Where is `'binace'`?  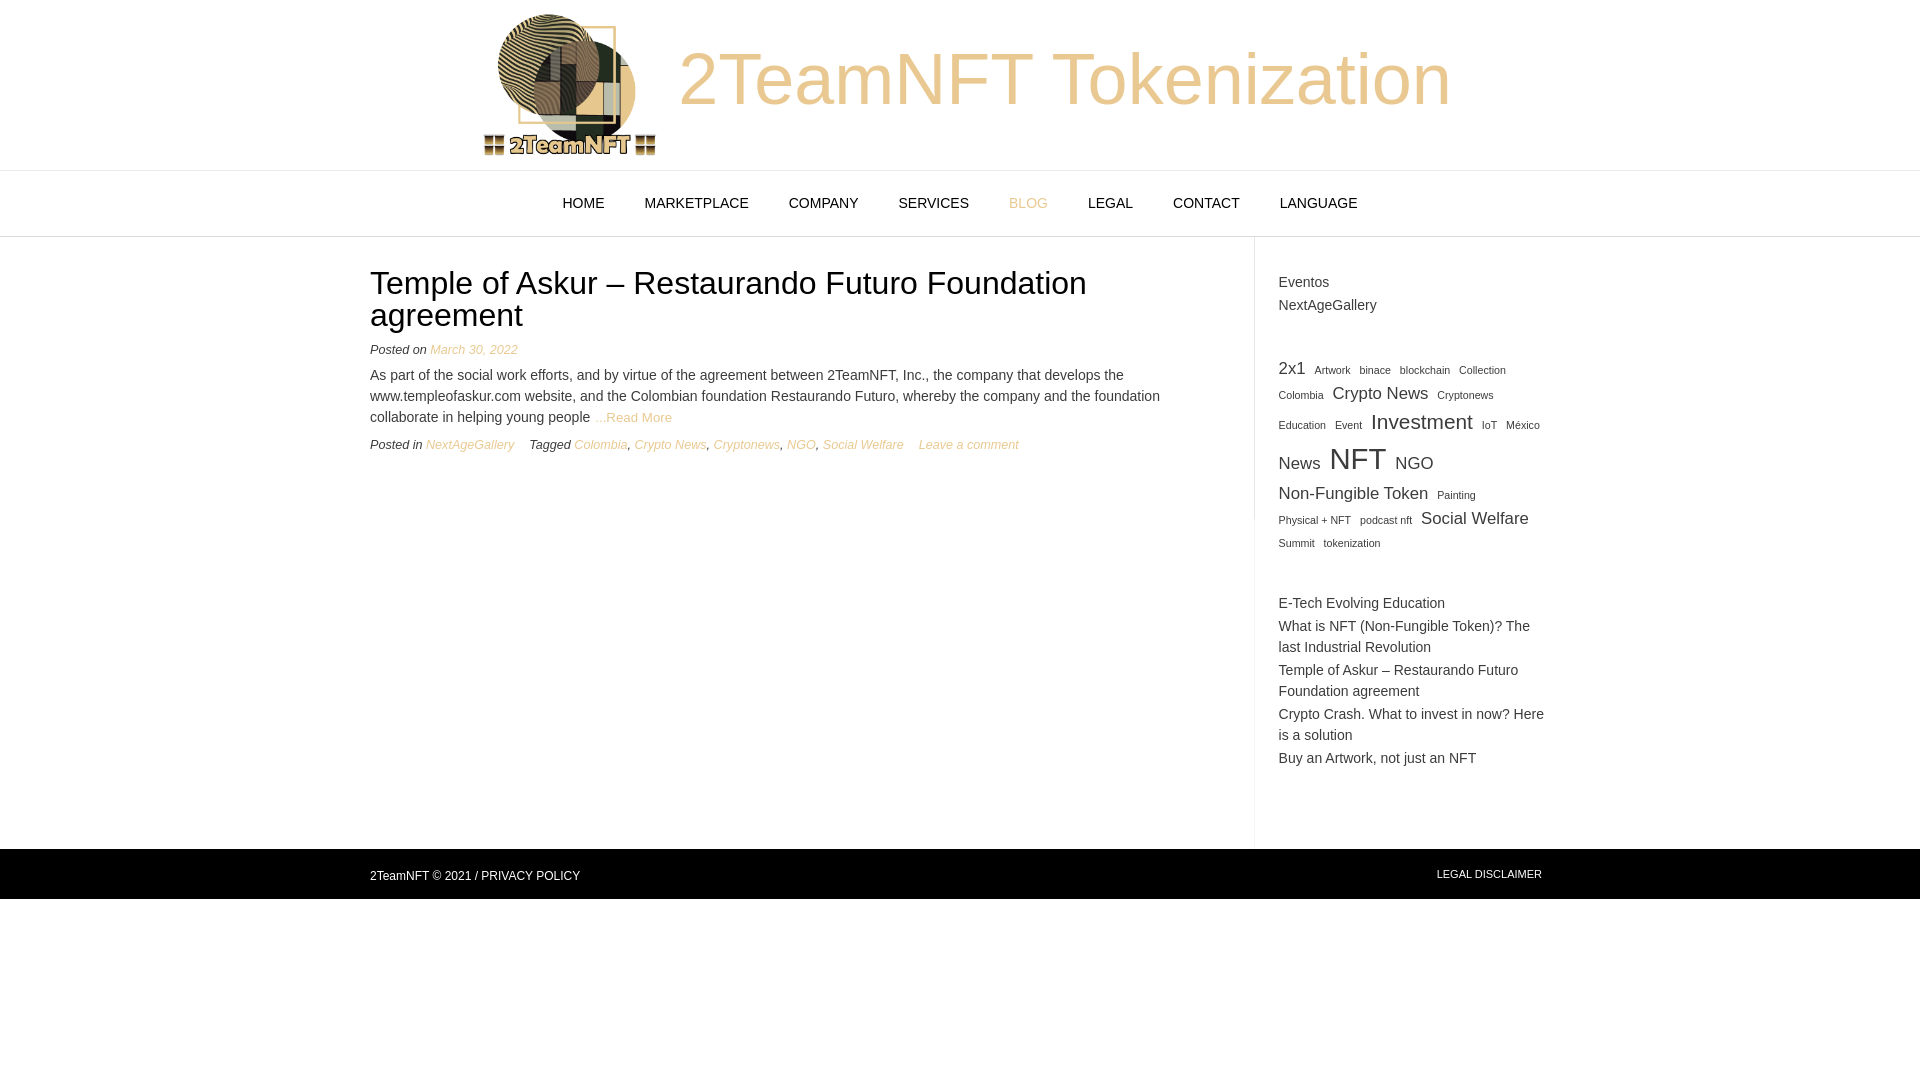
'binace' is located at coordinates (1374, 370).